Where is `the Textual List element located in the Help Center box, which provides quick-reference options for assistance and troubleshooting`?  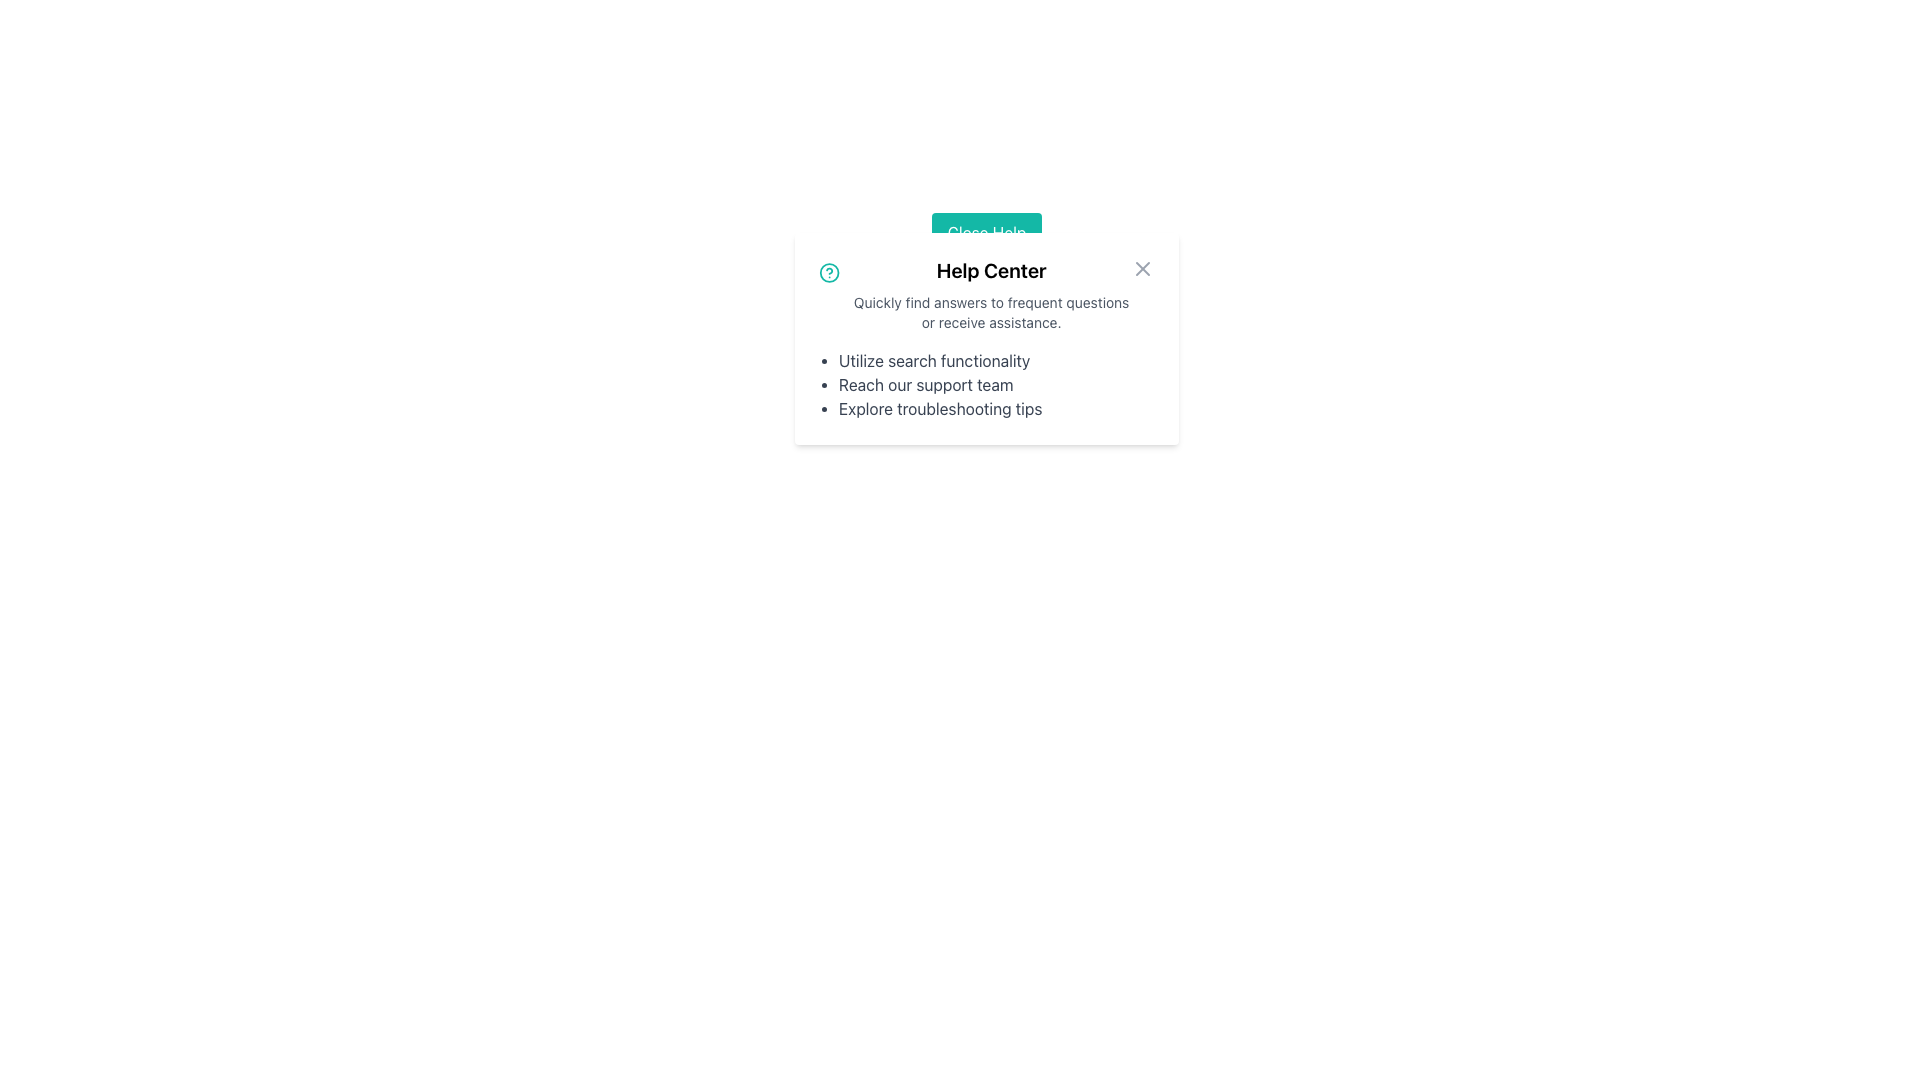
the Textual List element located in the Help Center box, which provides quick-reference options for assistance and troubleshooting is located at coordinates (987, 385).